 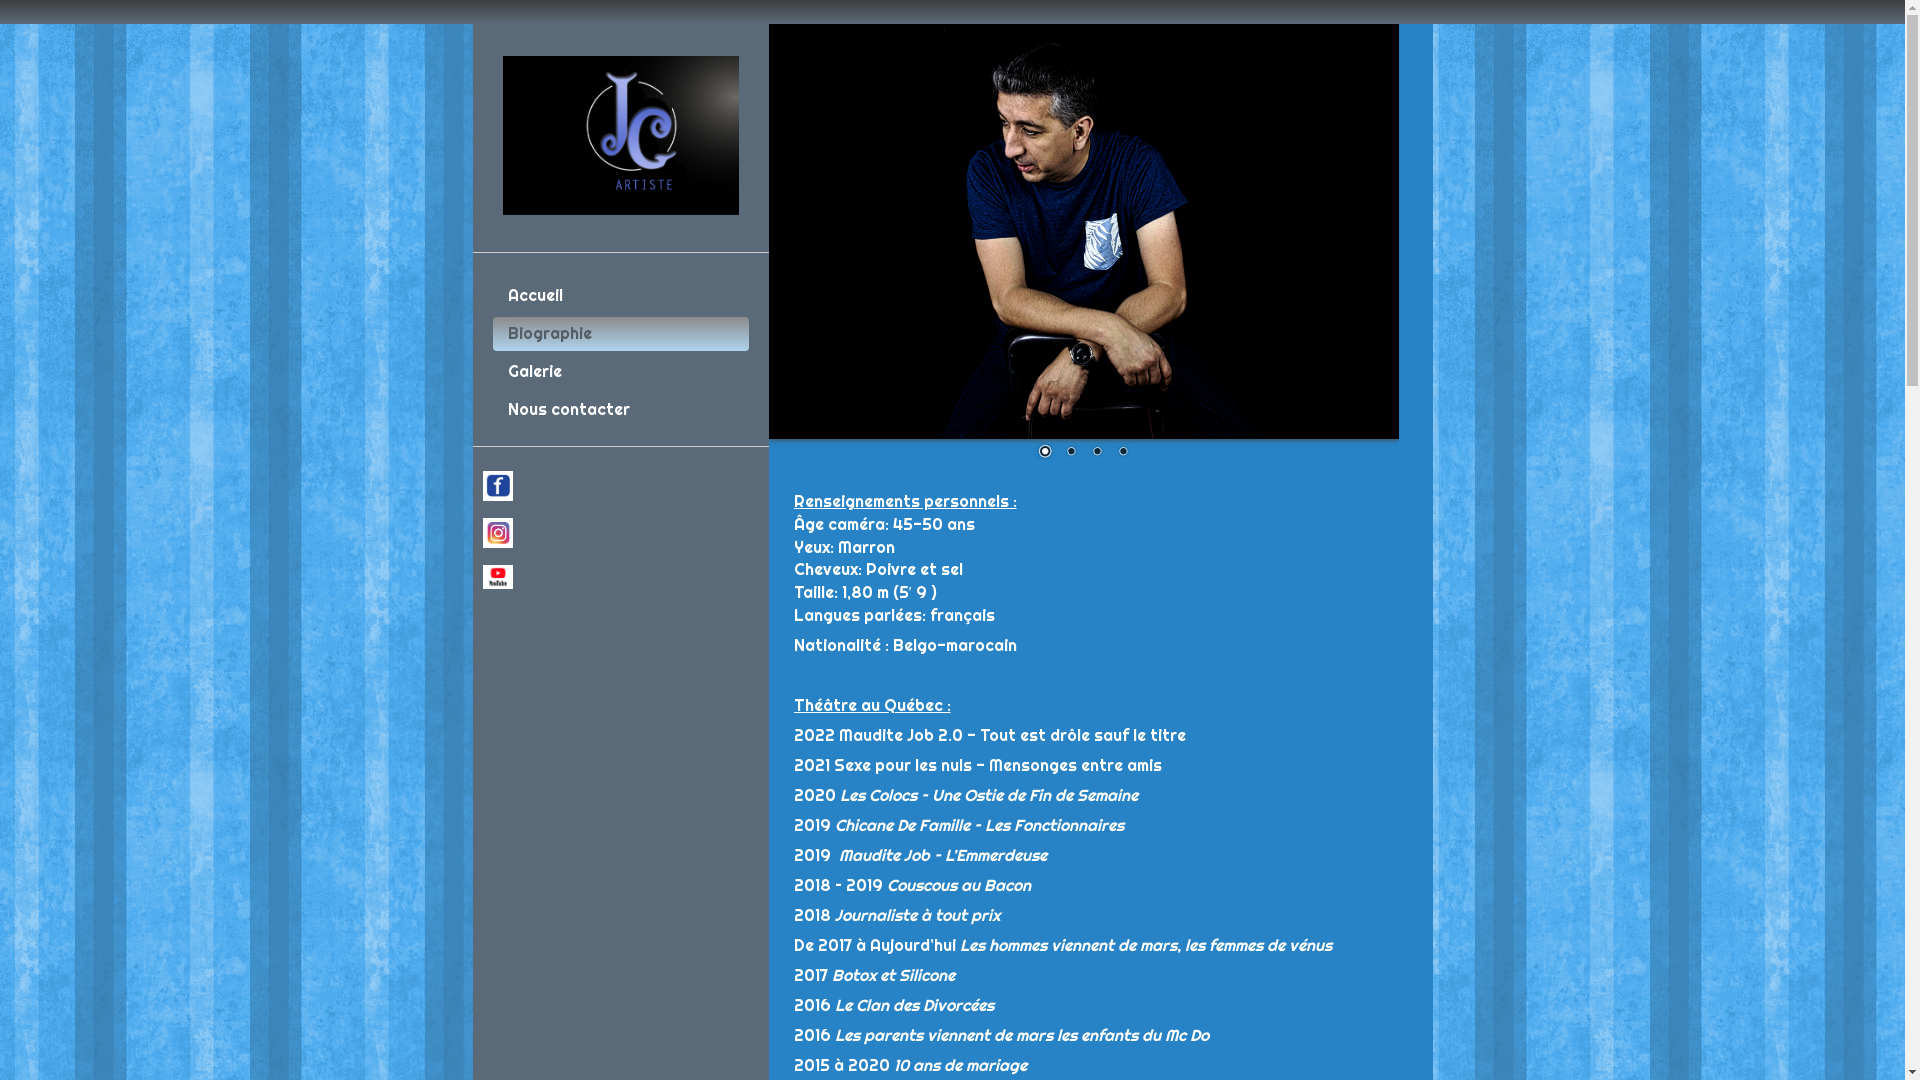 I want to click on '1', so click(x=1044, y=452).